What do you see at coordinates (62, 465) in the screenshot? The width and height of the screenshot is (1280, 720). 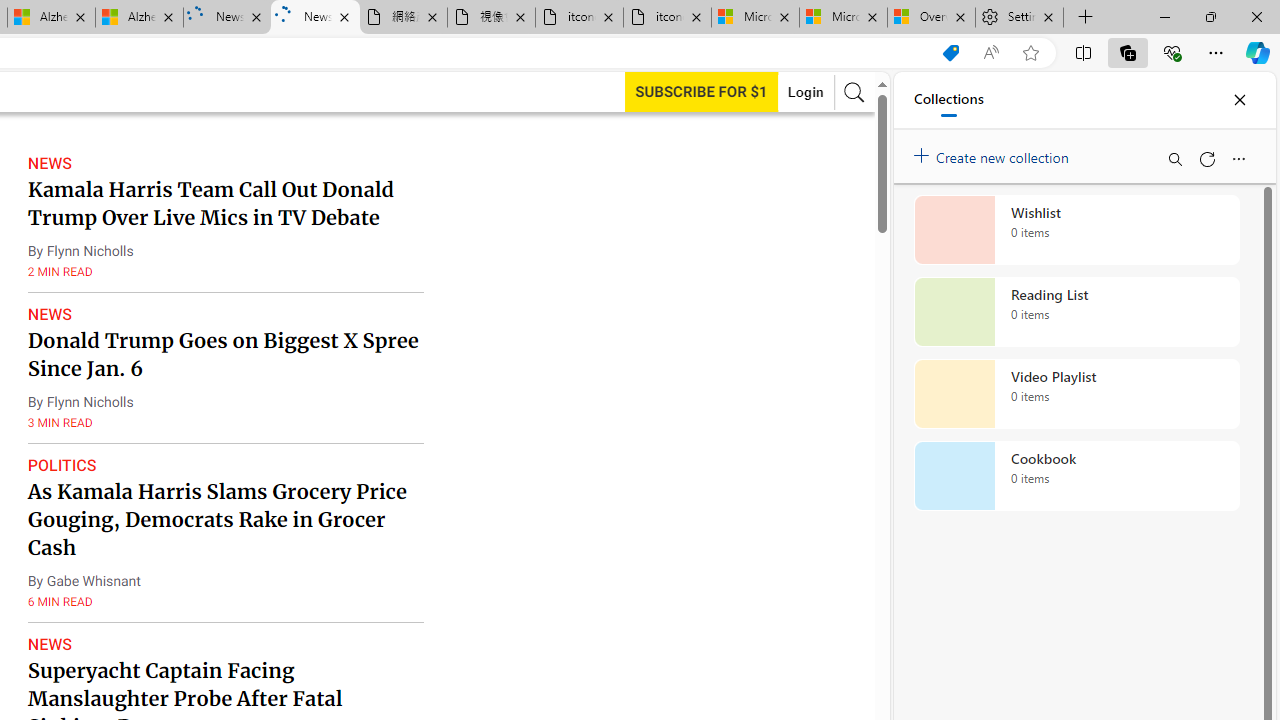 I see `'POLITICS'` at bounding box center [62, 465].